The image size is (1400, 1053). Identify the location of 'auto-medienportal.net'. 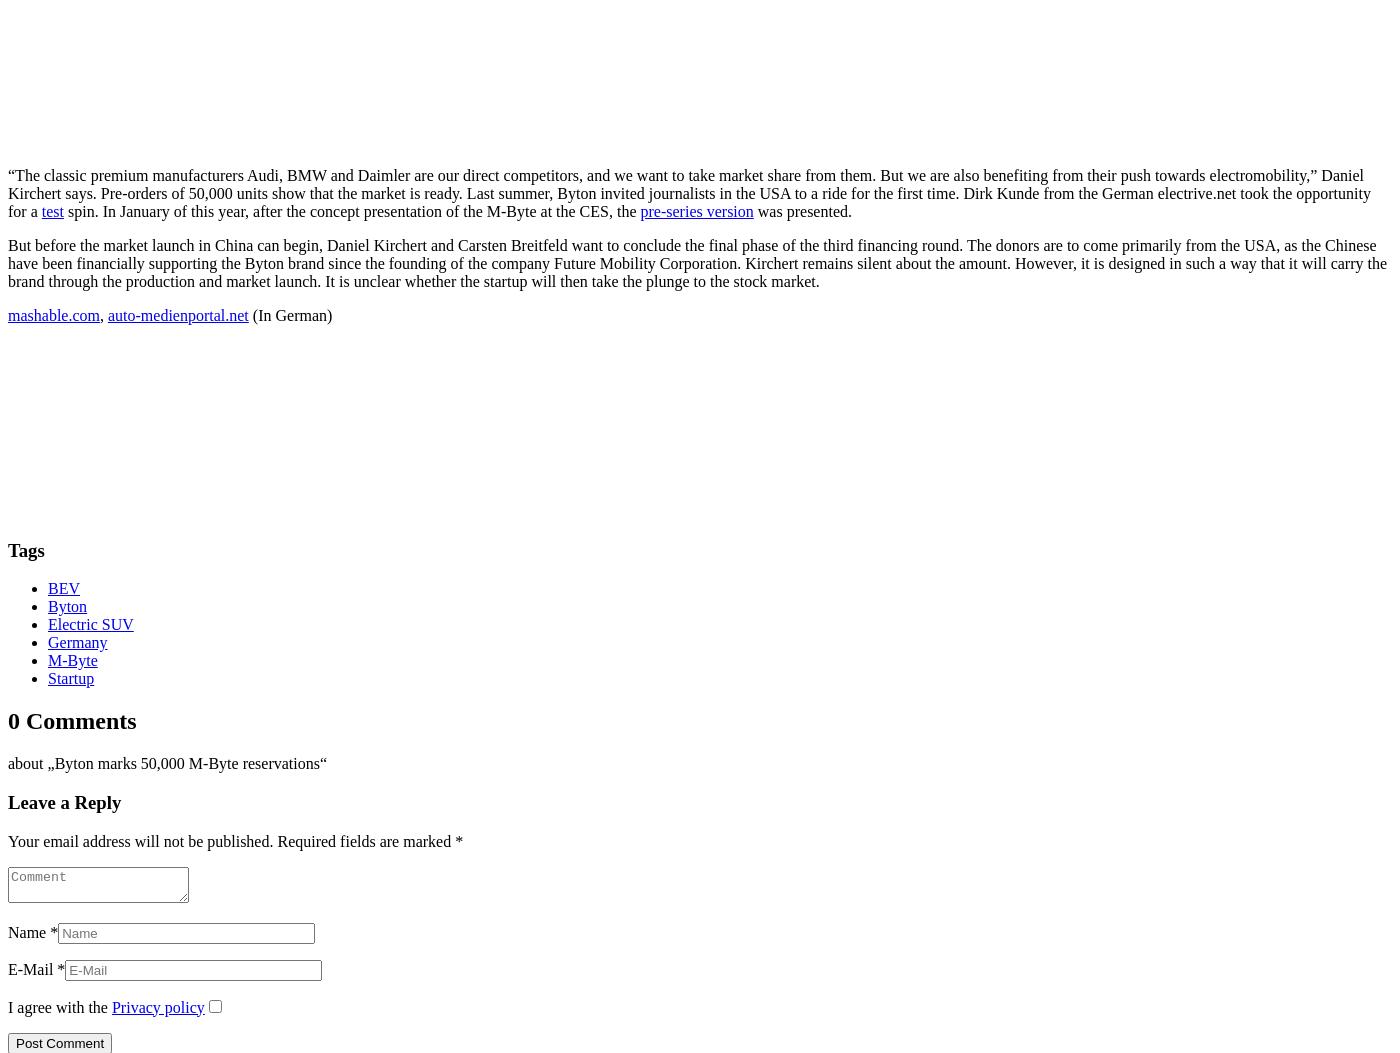
(106, 314).